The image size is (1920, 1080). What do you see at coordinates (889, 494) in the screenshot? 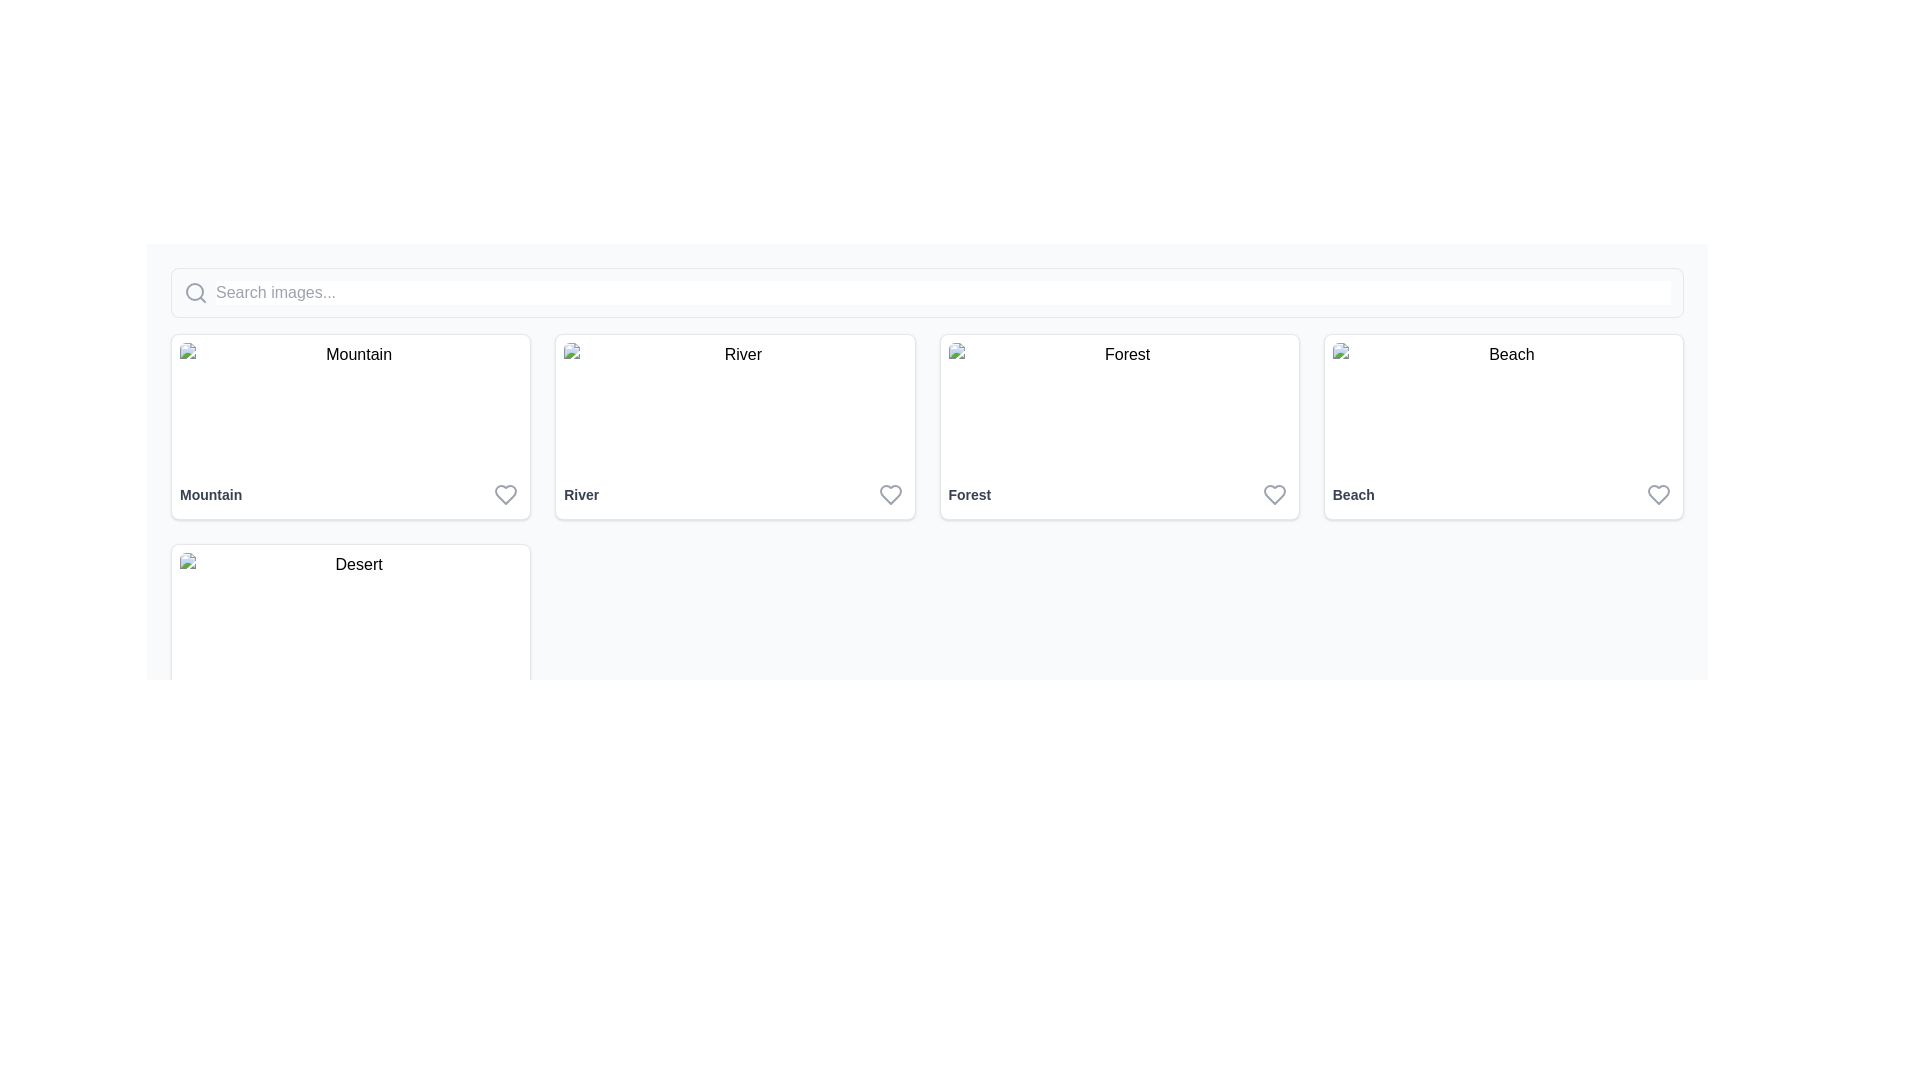
I see `the heart-shaped icon located at the bottom-right corner of the 'River' card, which symbolizes 'liking' or 'favoriting' content` at bounding box center [889, 494].